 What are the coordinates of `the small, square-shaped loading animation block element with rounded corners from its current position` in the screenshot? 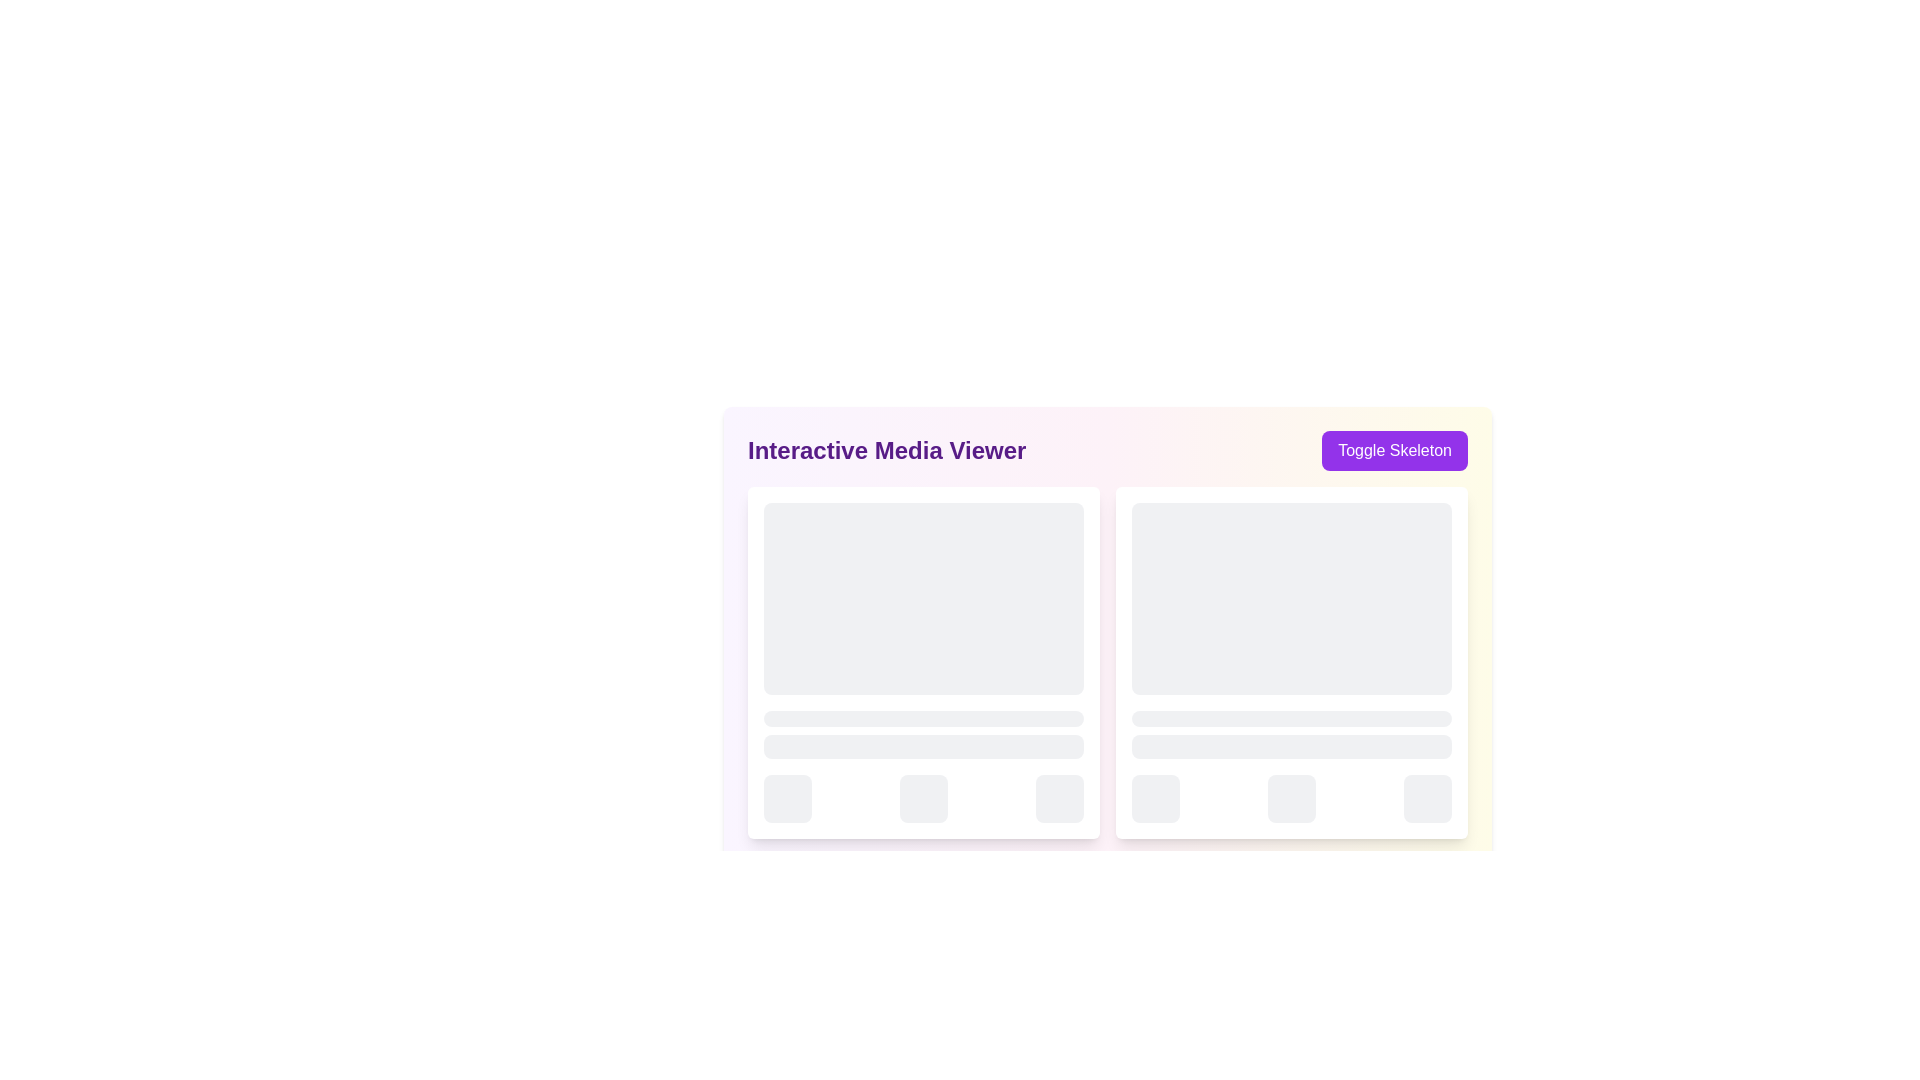 It's located at (1059, 797).